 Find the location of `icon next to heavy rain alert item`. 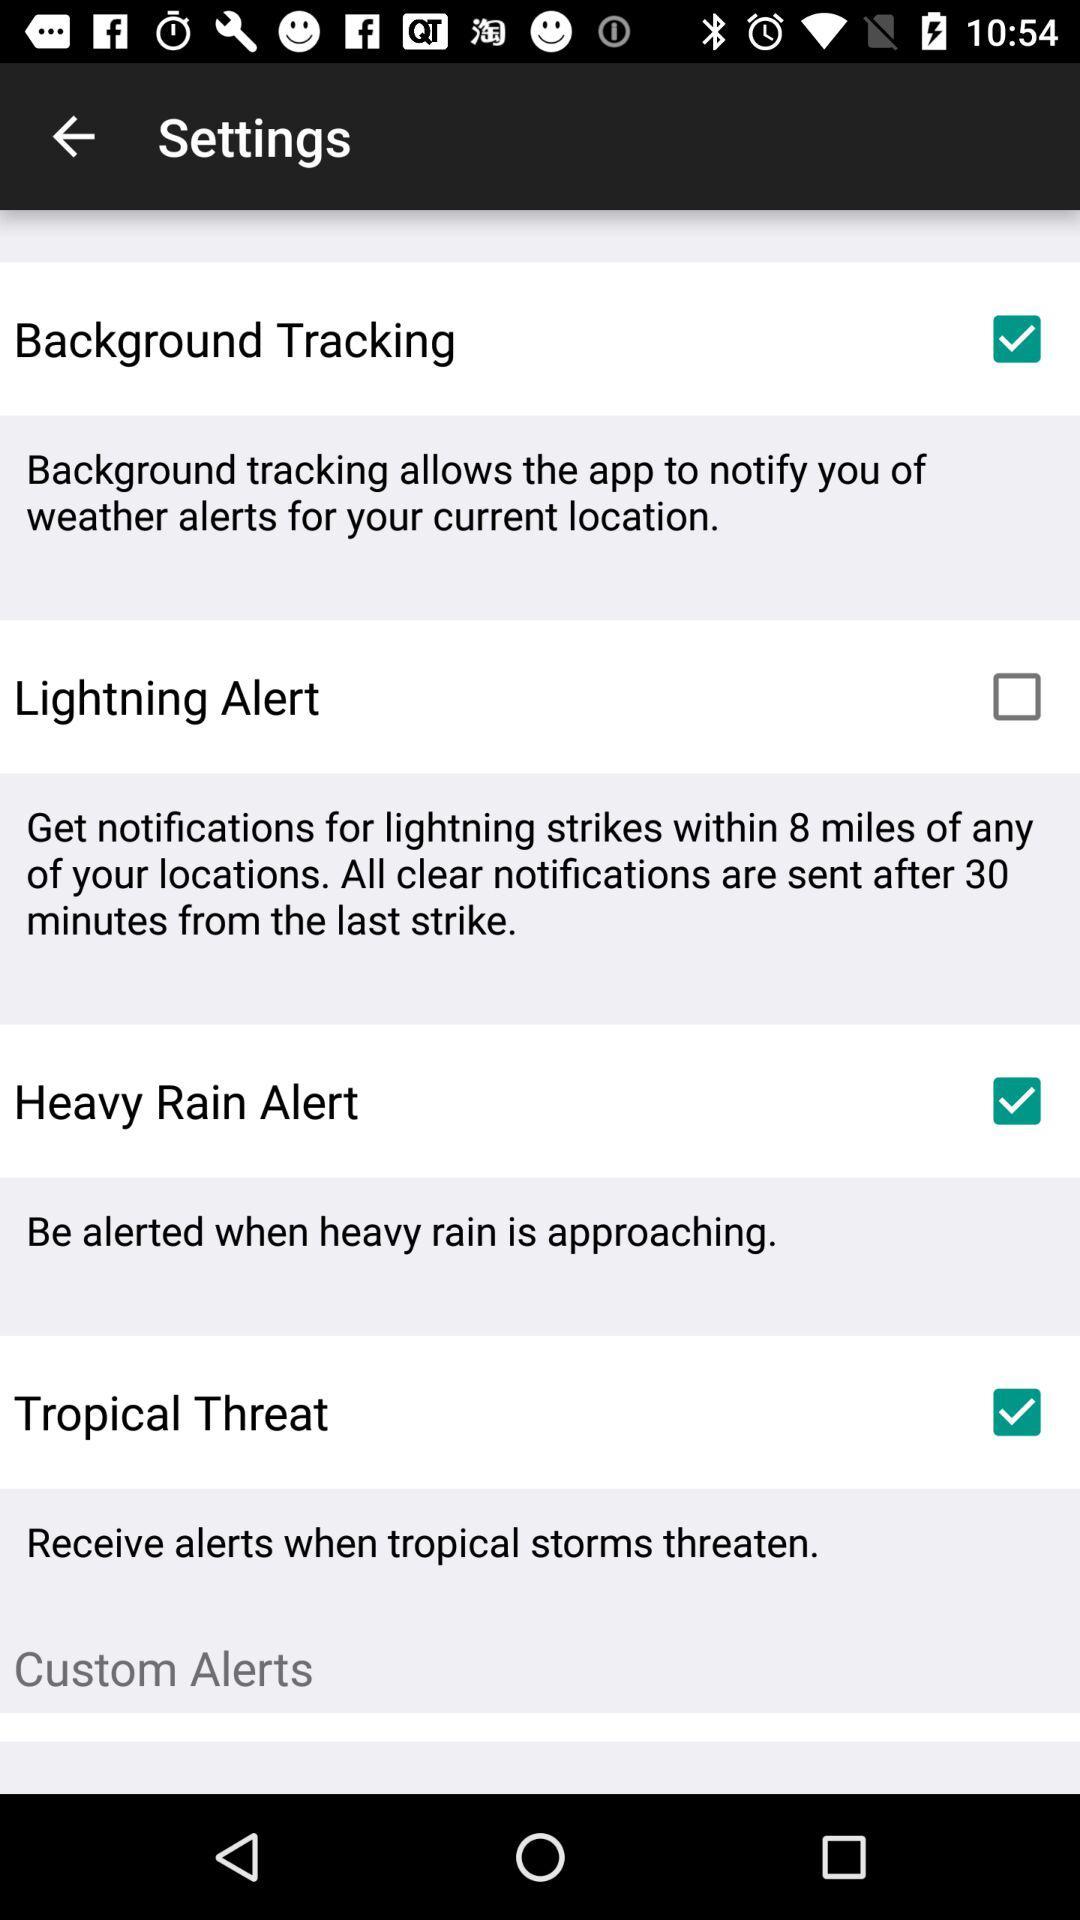

icon next to heavy rain alert item is located at coordinates (1017, 1099).